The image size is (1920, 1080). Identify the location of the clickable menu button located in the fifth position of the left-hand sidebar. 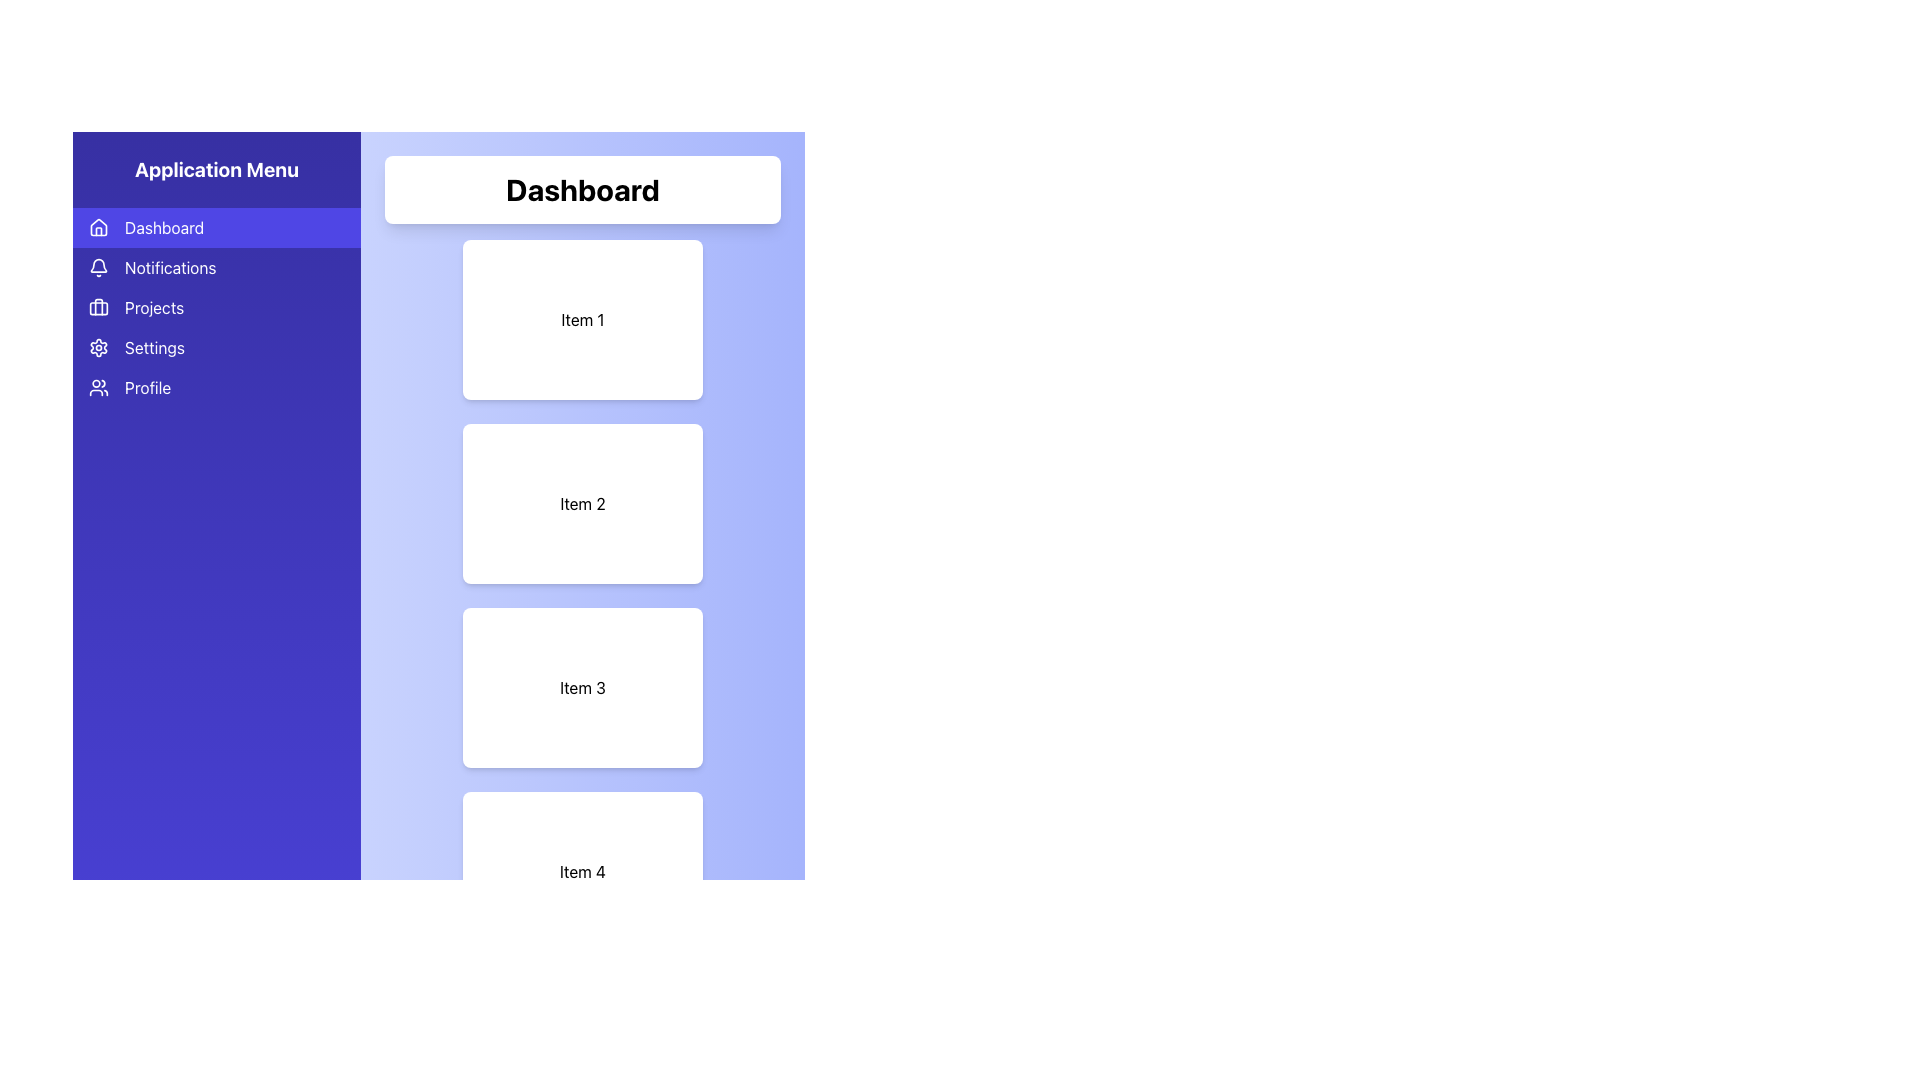
(216, 388).